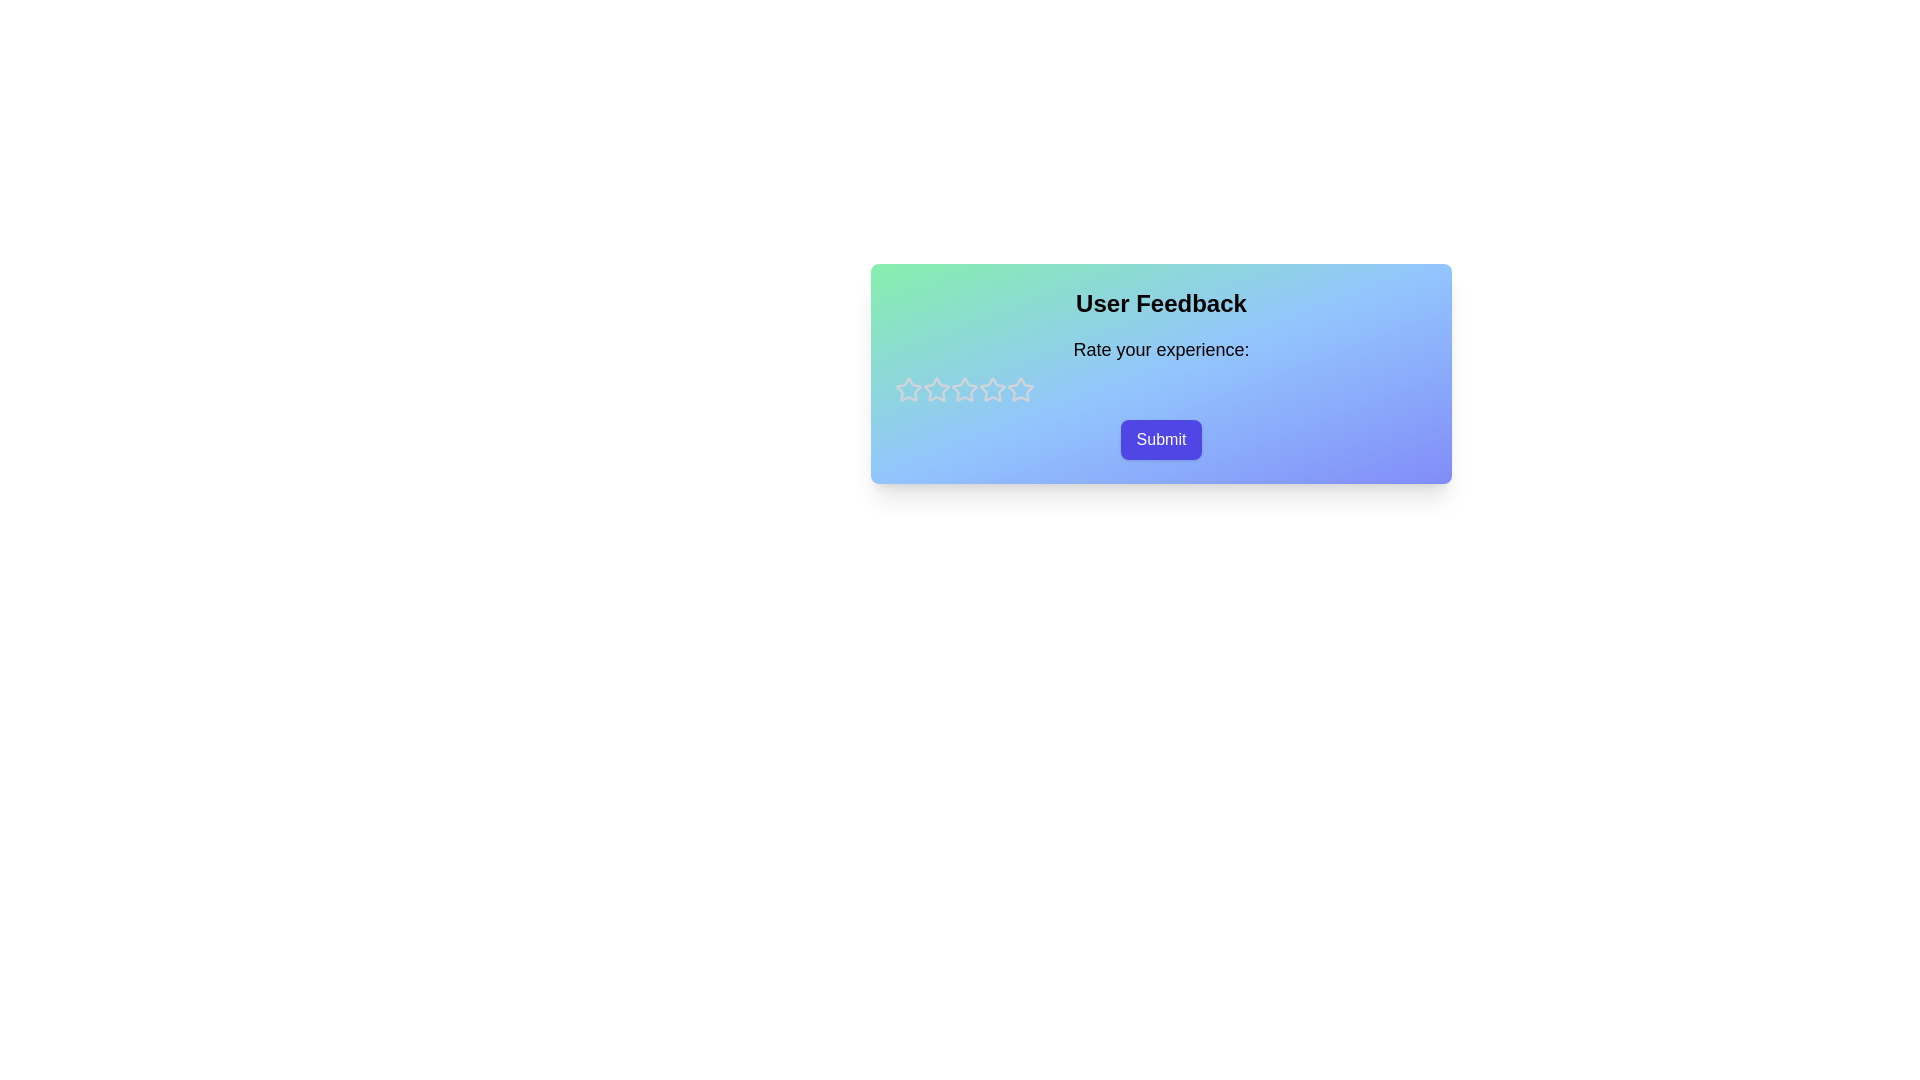 The image size is (1920, 1080). Describe the element at coordinates (1161, 438) in the screenshot. I see `the 'Submit' button, which is a rounded rectangular button with a purple background and white text, located in the bottom-right of the card component below the 'Rate your experience:' text` at that location.